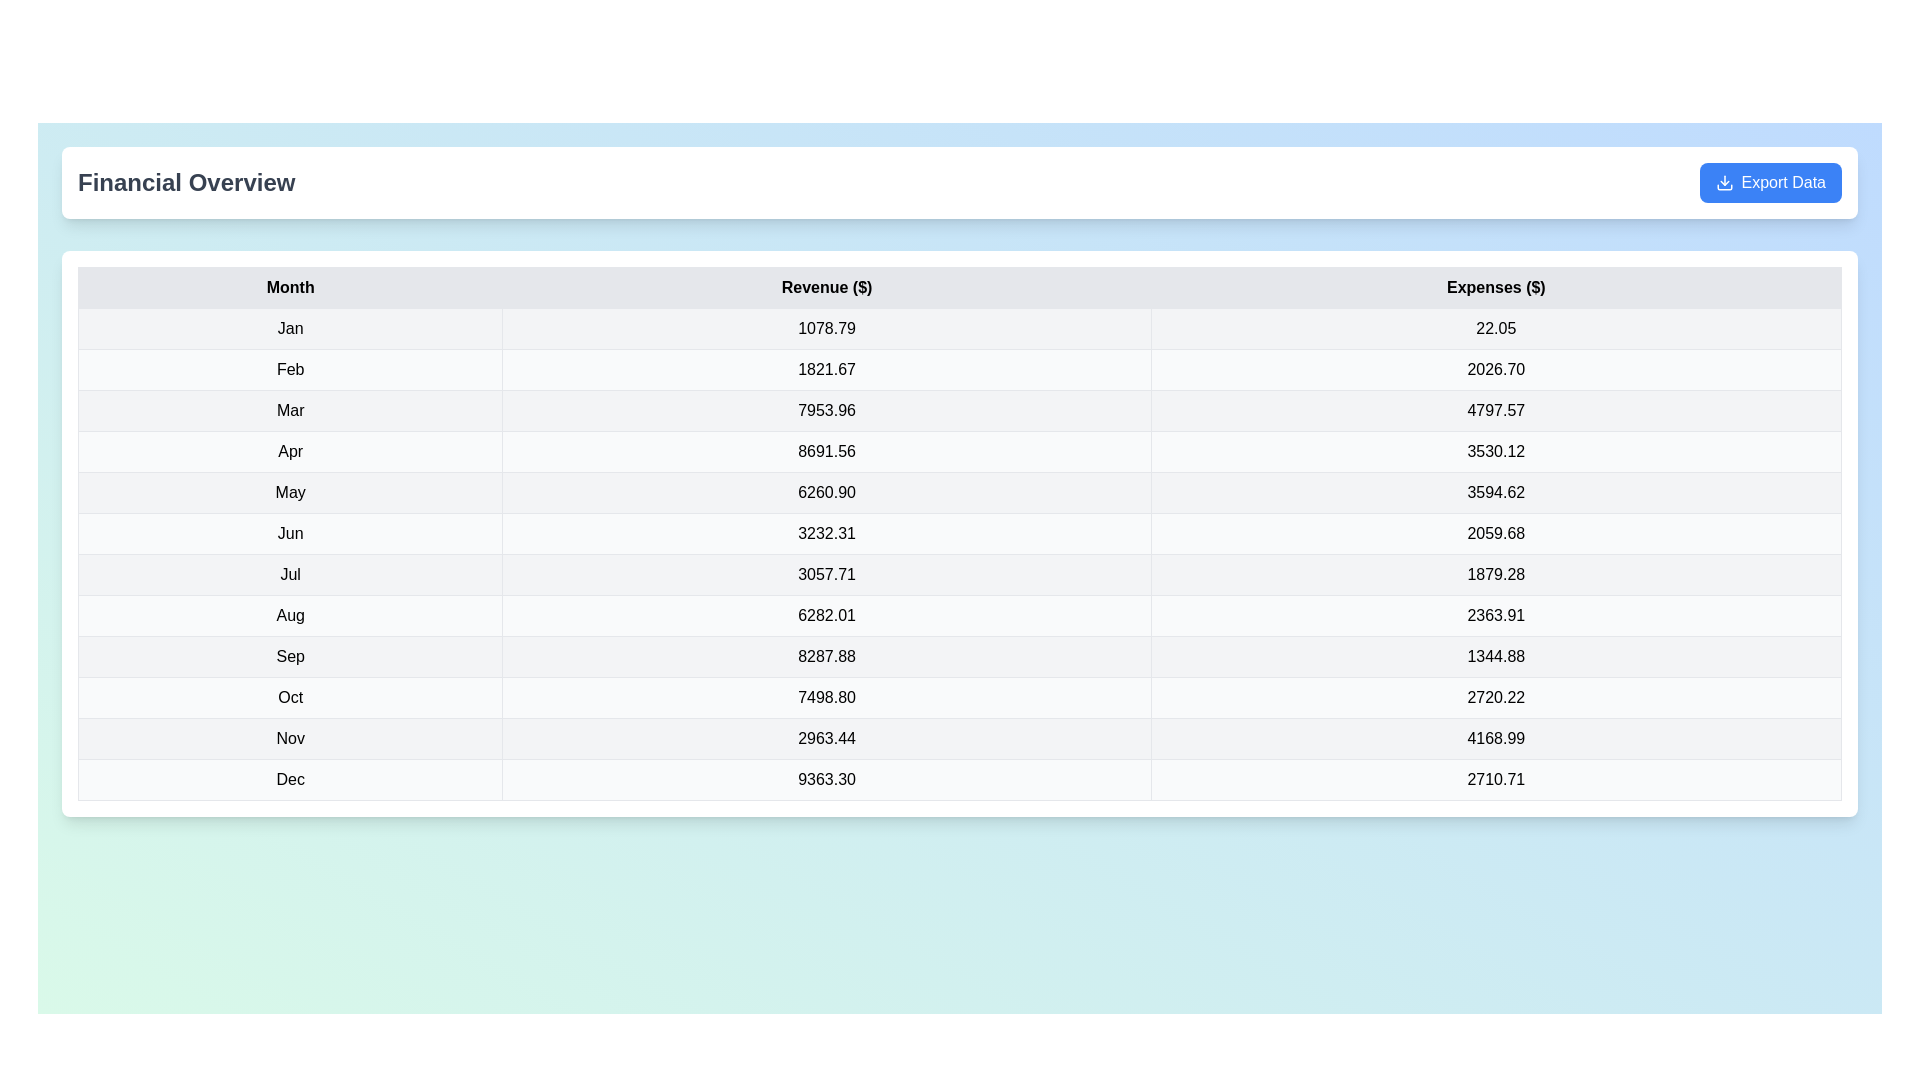  Describe the element at coordinates (827, 288) in the screenshot. I see `the column header labeled 'Revenue ($)' to sort the table by that column` at that location.